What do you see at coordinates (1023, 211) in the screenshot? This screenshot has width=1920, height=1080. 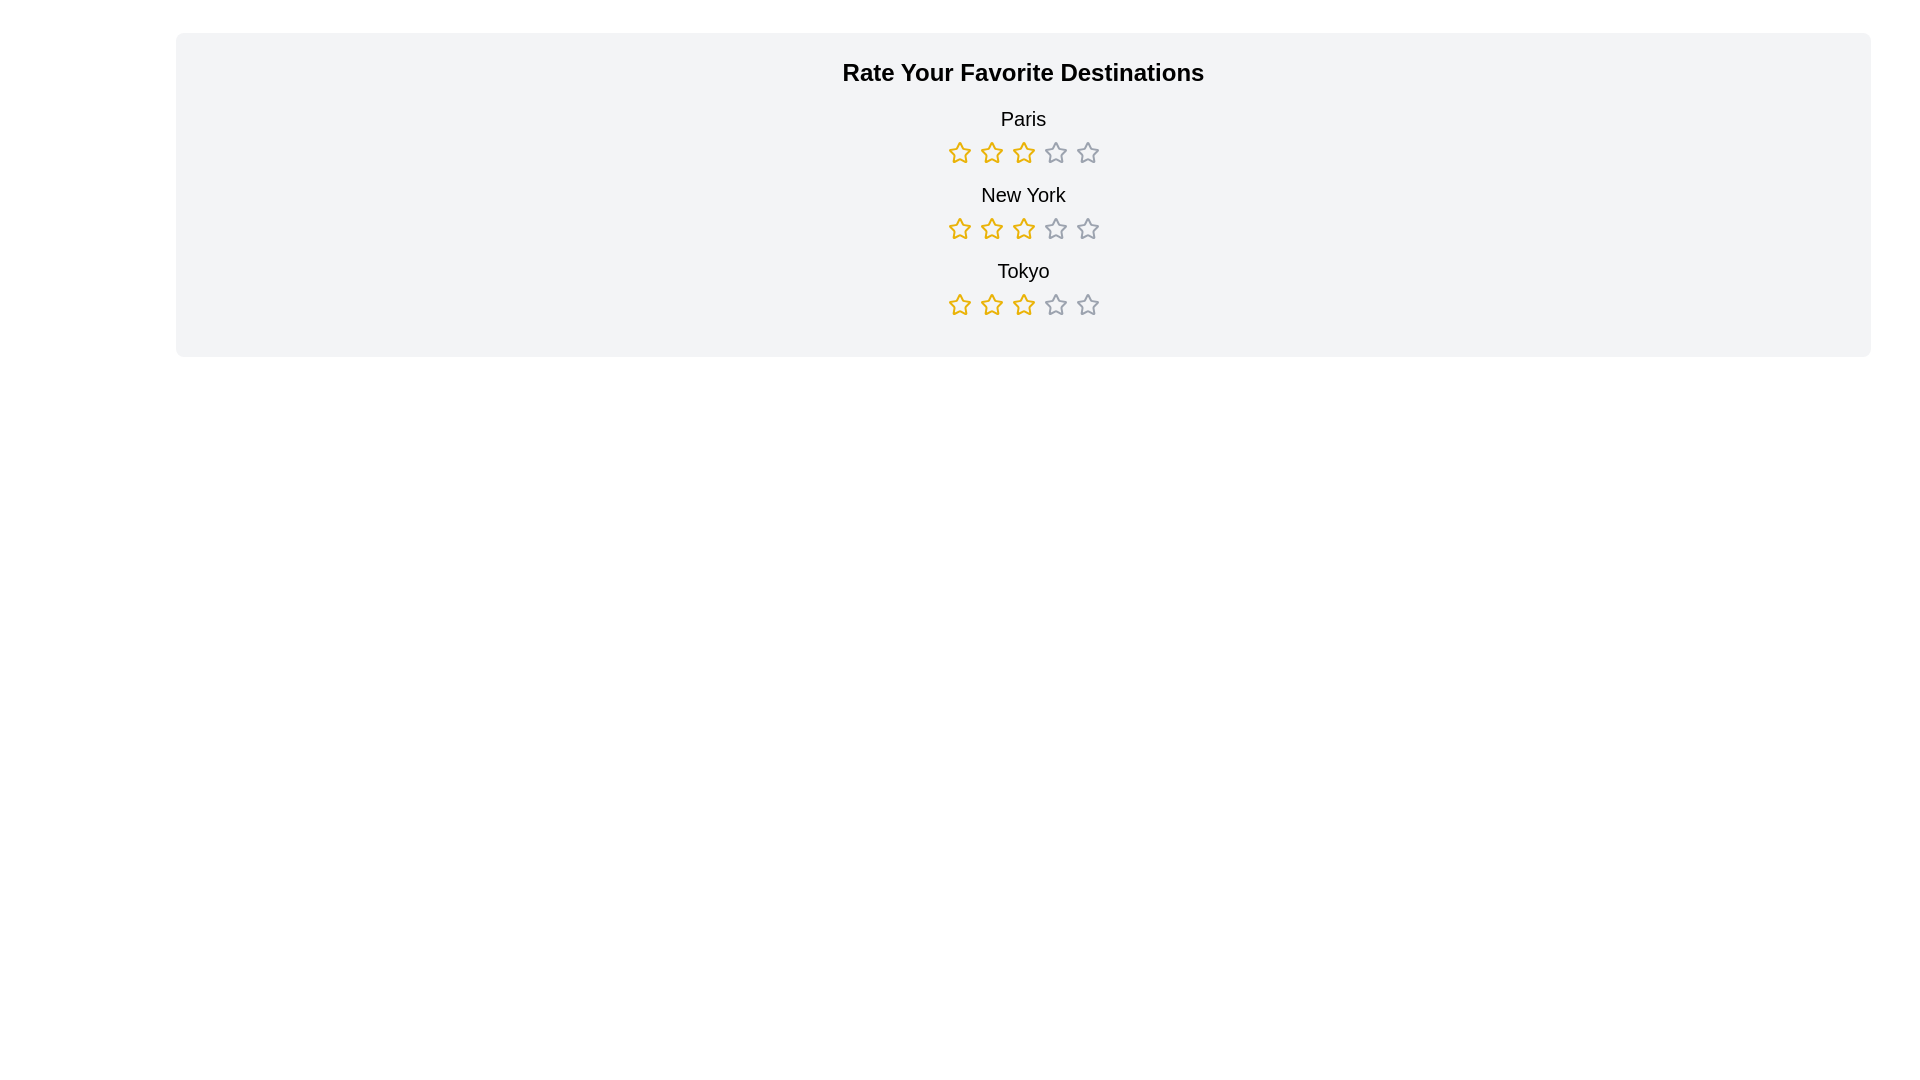 I see `text 'New York' displayed in the interactive rating component located as the second entry in the list of destination ratings` at bounding box center [1023, 211].